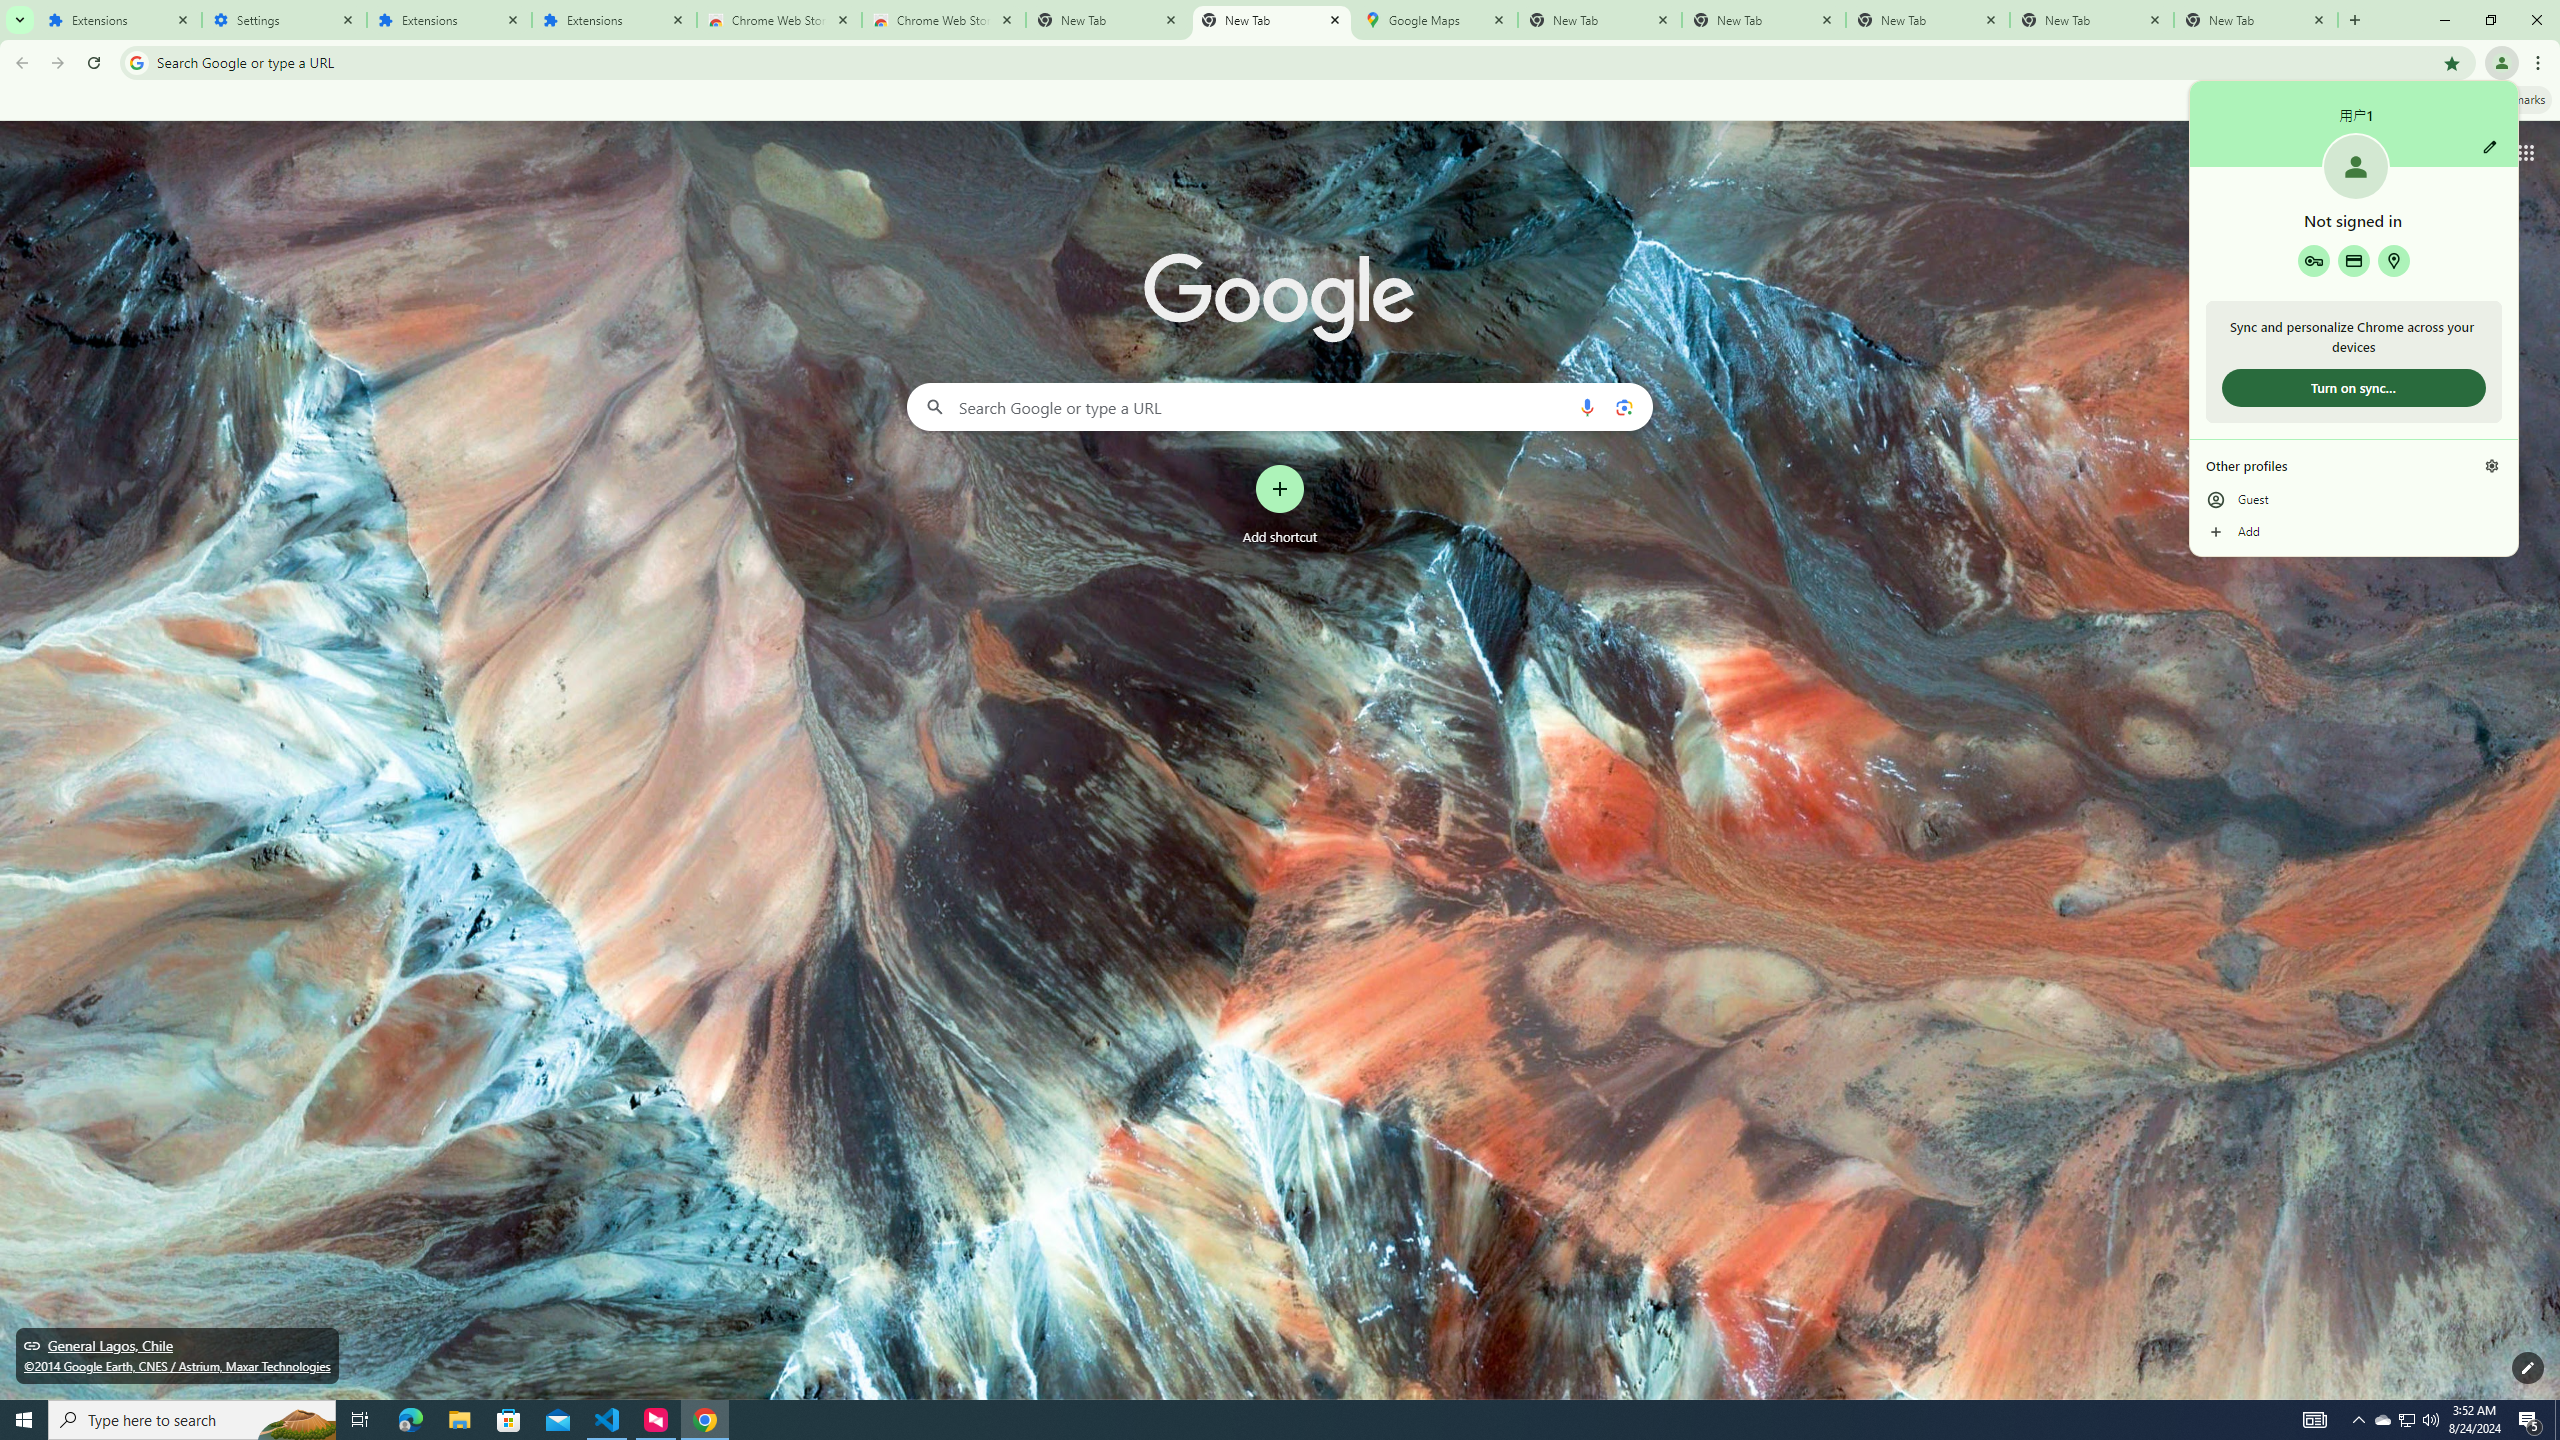 Image resolution: width=2560 pixels, height=1440 pixels. Describe the element at coordinates (1280, 505) in the screenshot. I see `'Add shortcut'` at that location.